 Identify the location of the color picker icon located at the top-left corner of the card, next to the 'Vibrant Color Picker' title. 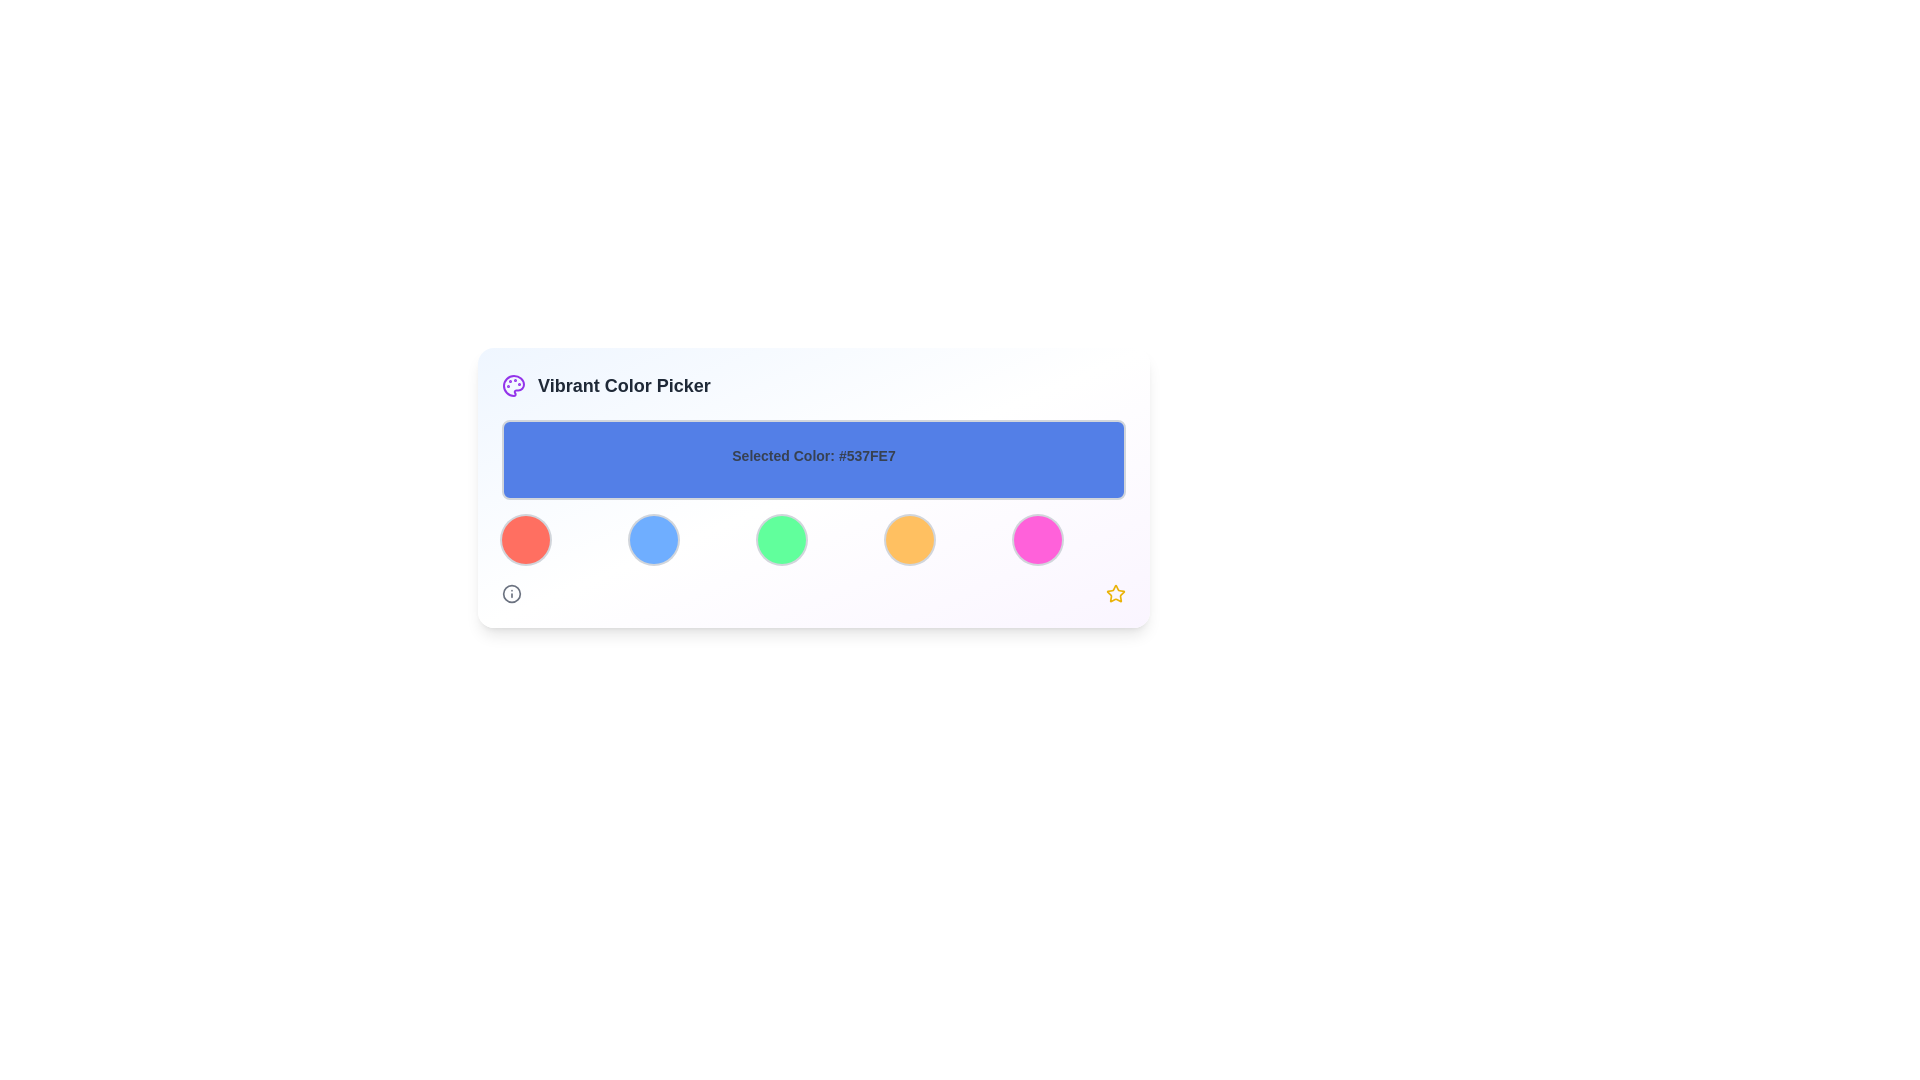
(513, 385).